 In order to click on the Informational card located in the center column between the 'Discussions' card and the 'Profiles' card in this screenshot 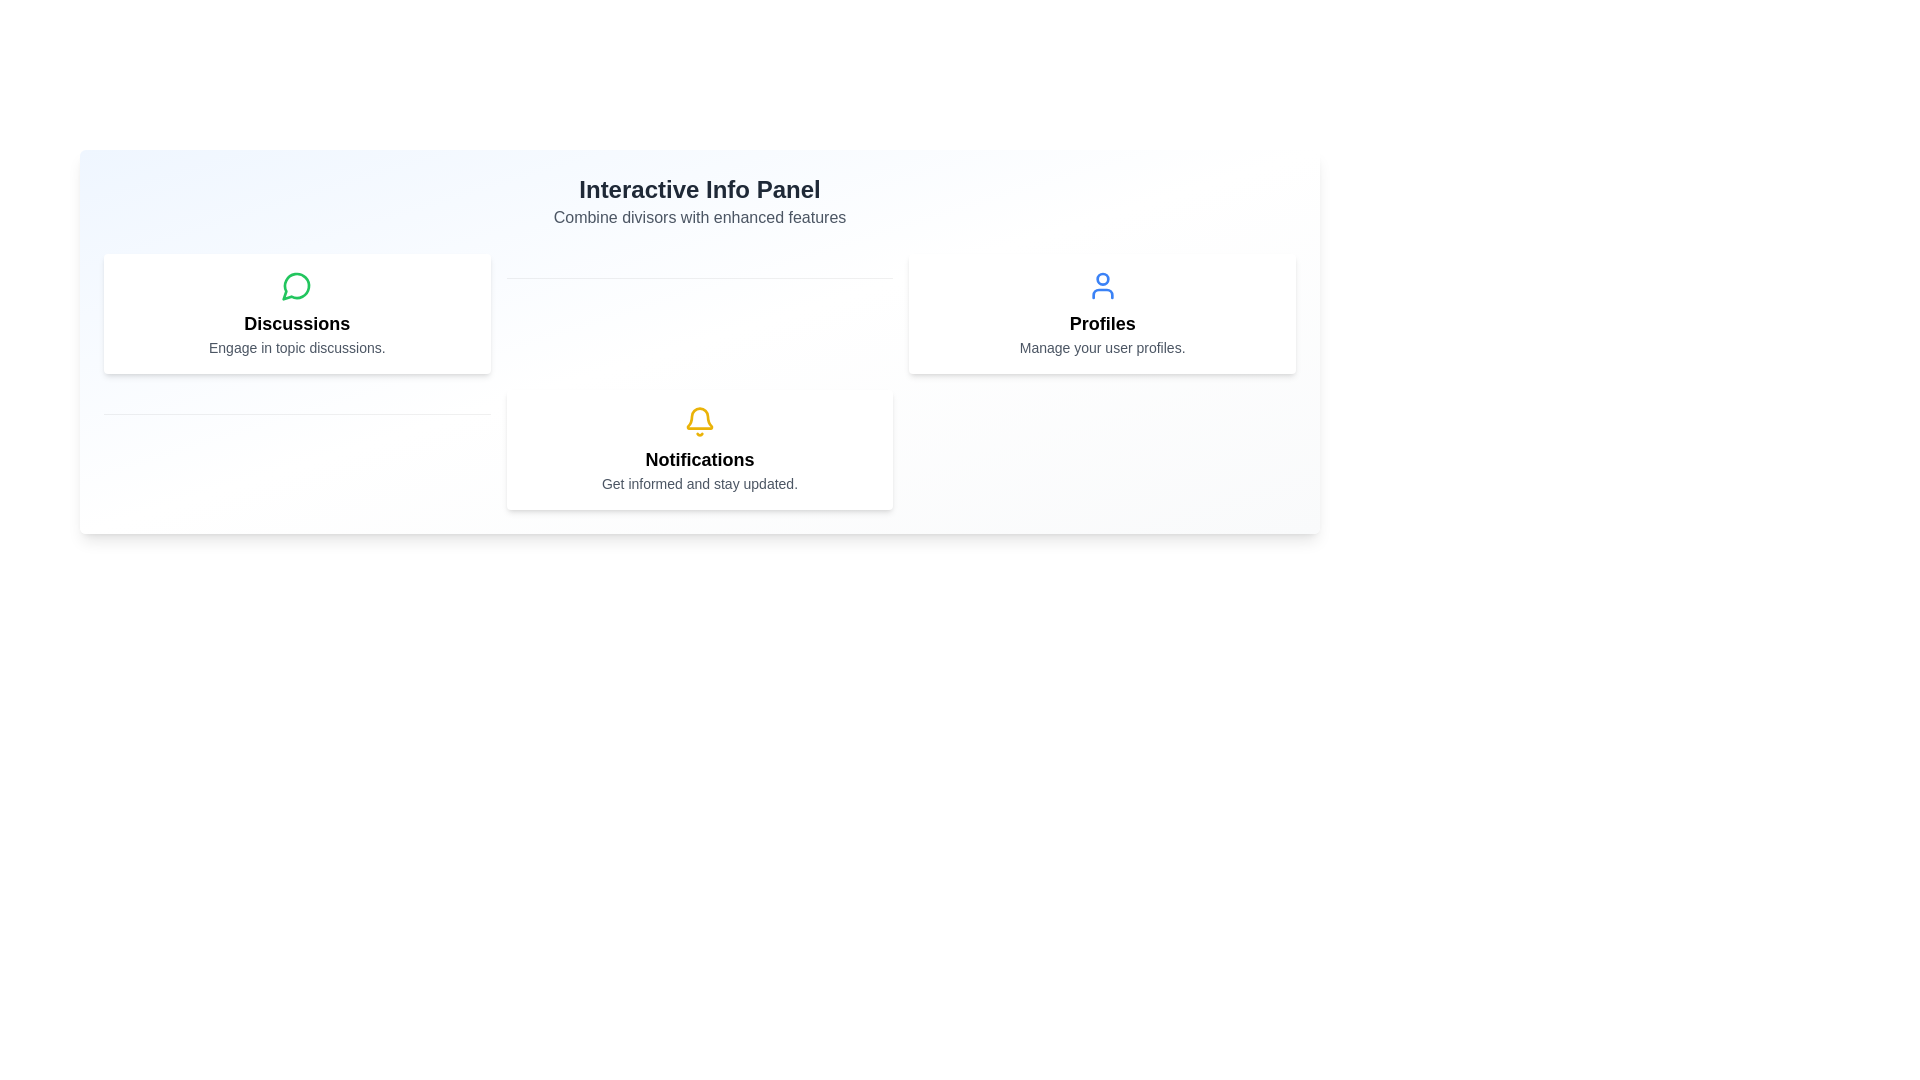, I will do `click(700, 450)`.